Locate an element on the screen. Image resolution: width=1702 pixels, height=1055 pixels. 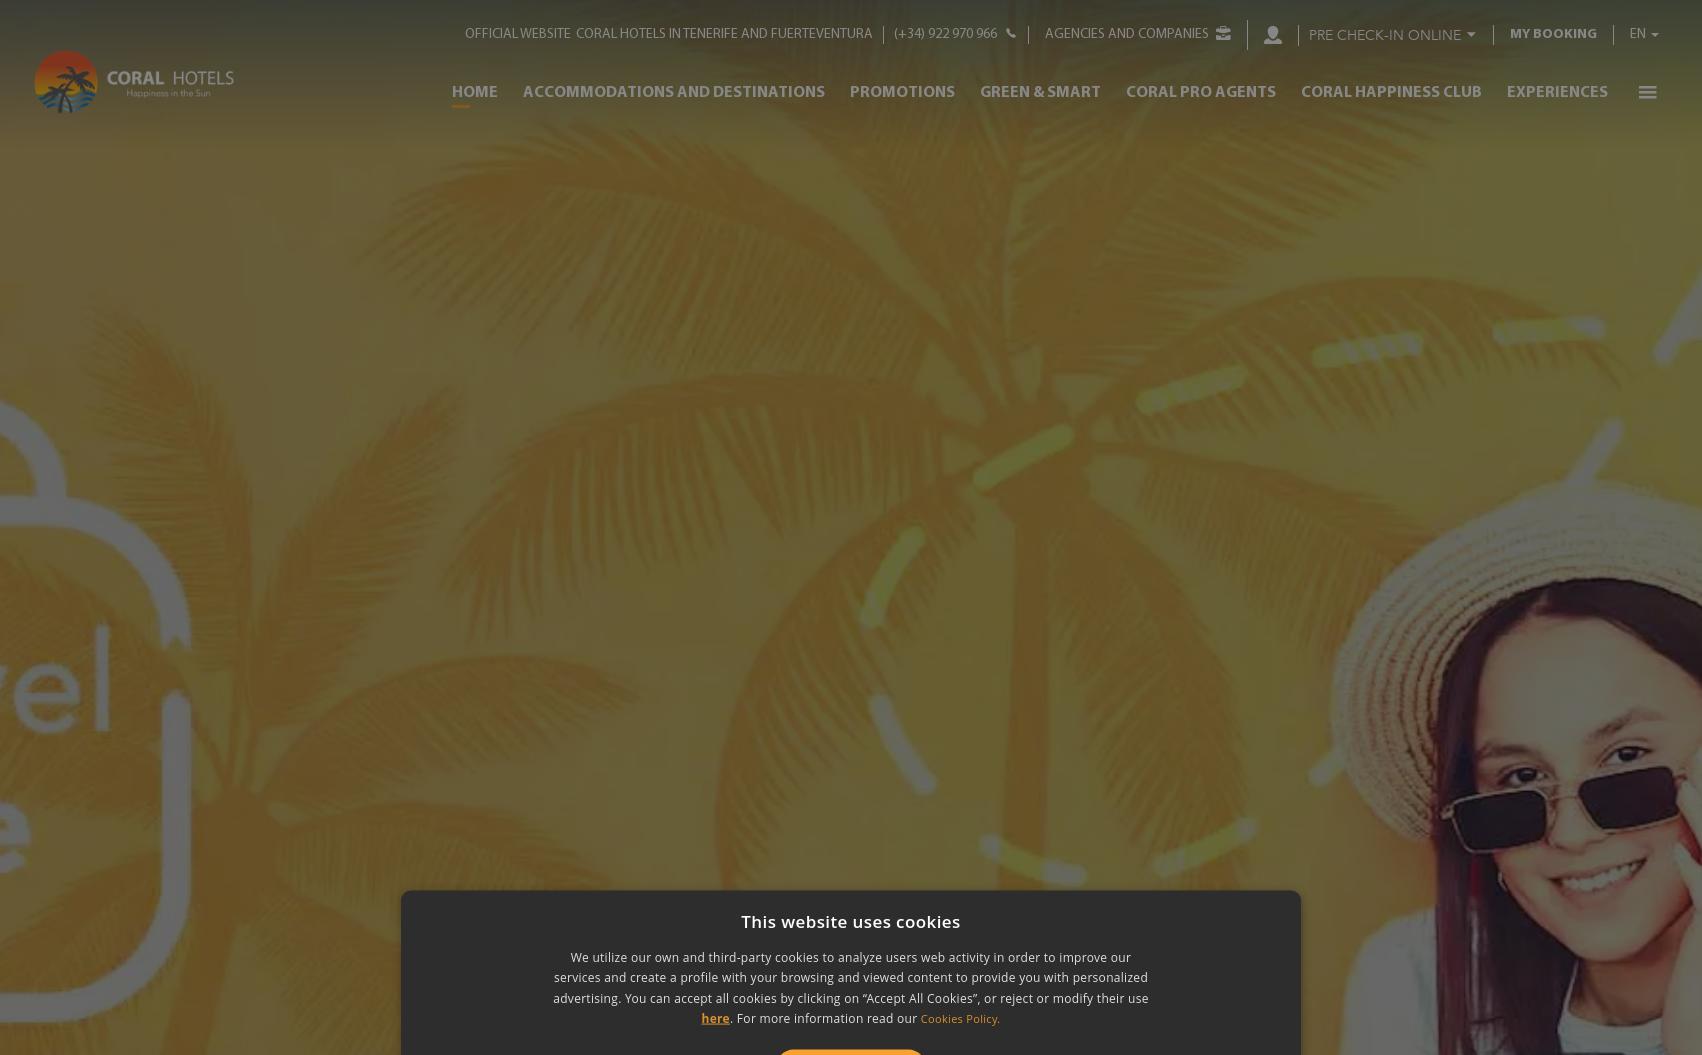
'Accommodations and destinations' is located at coordinates (672, 90).